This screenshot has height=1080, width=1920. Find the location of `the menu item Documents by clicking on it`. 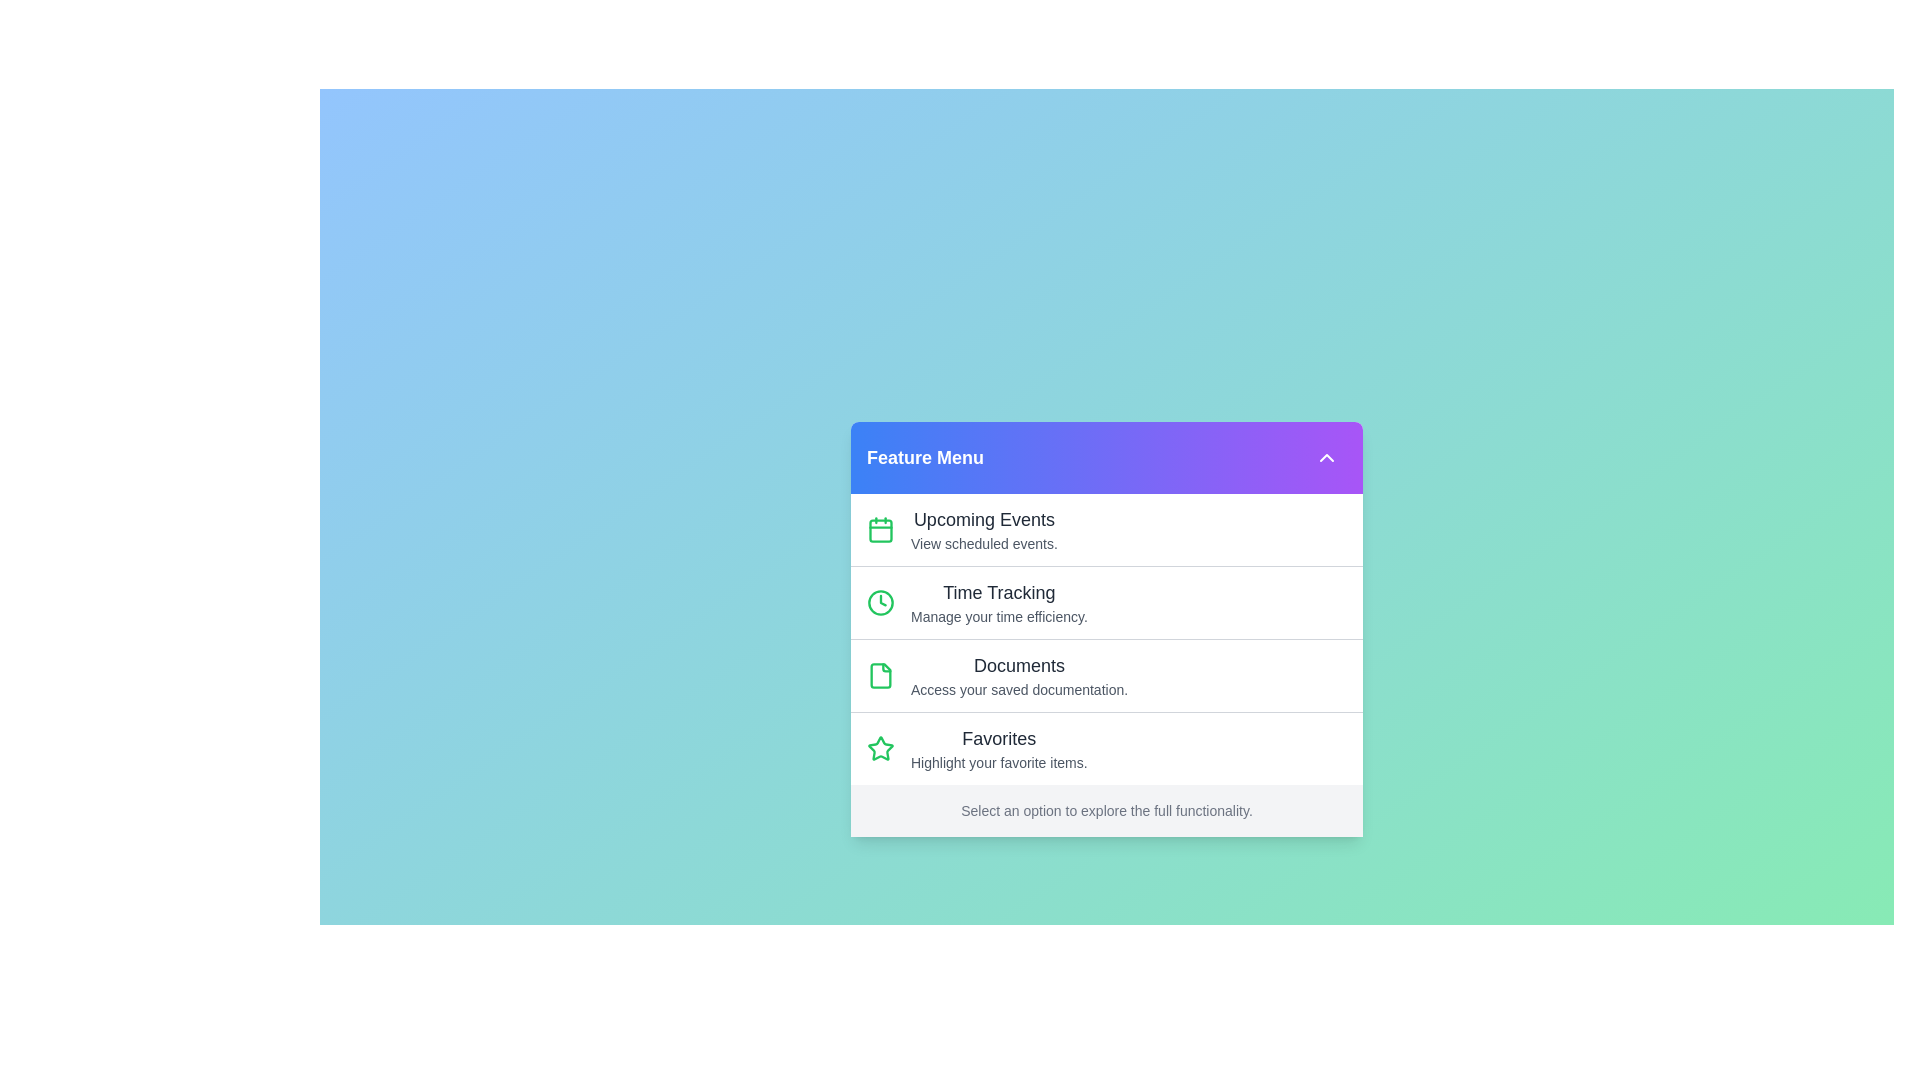

the menu item Documents by clicking on it is located at coordinates (1106, 675).